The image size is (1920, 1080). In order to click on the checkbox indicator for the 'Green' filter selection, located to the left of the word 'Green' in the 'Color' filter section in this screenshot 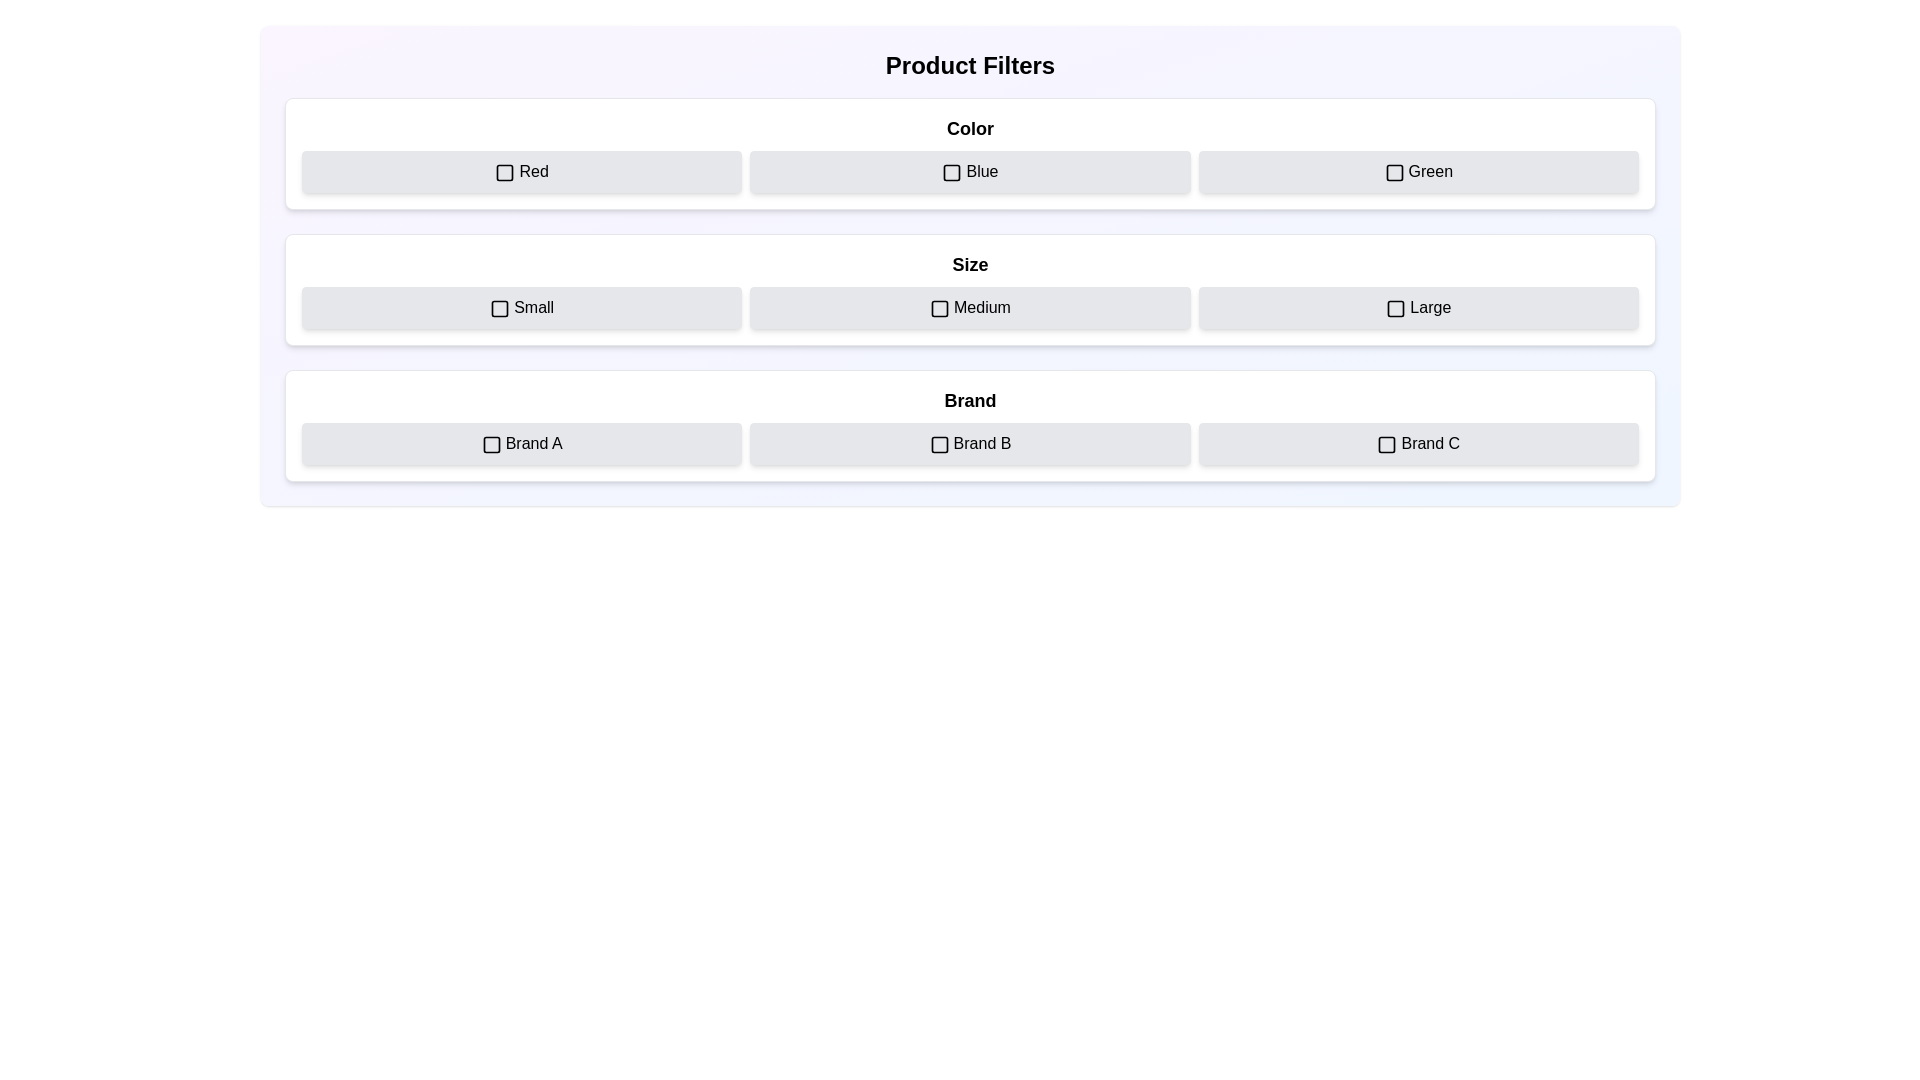, I will do `click(1393, 171)`.